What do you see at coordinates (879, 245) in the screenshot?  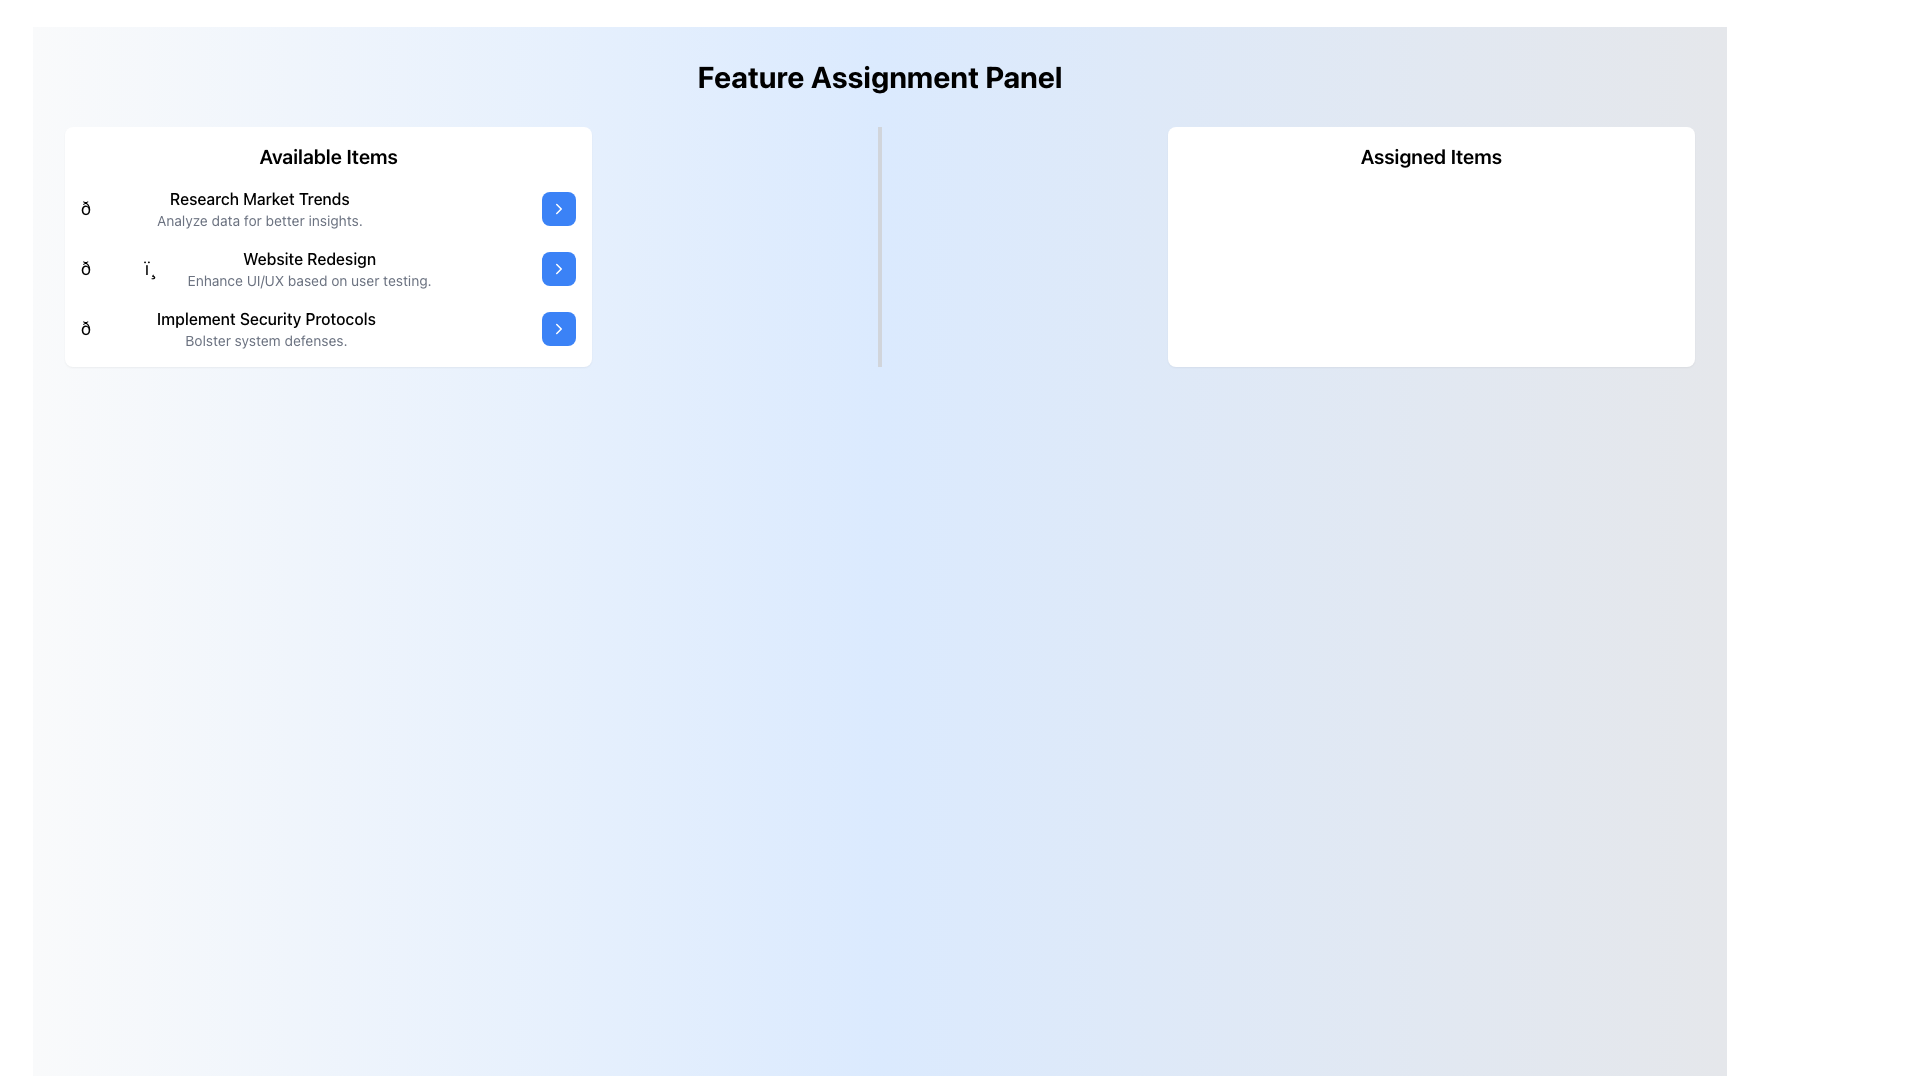 I see `the vertical divider that separates the 'Available Items' section on the left from the 'Assigned Items' section on the right, which is a gray vertically oriented line in the middle column of the layout` at bounding box center [879, 245].